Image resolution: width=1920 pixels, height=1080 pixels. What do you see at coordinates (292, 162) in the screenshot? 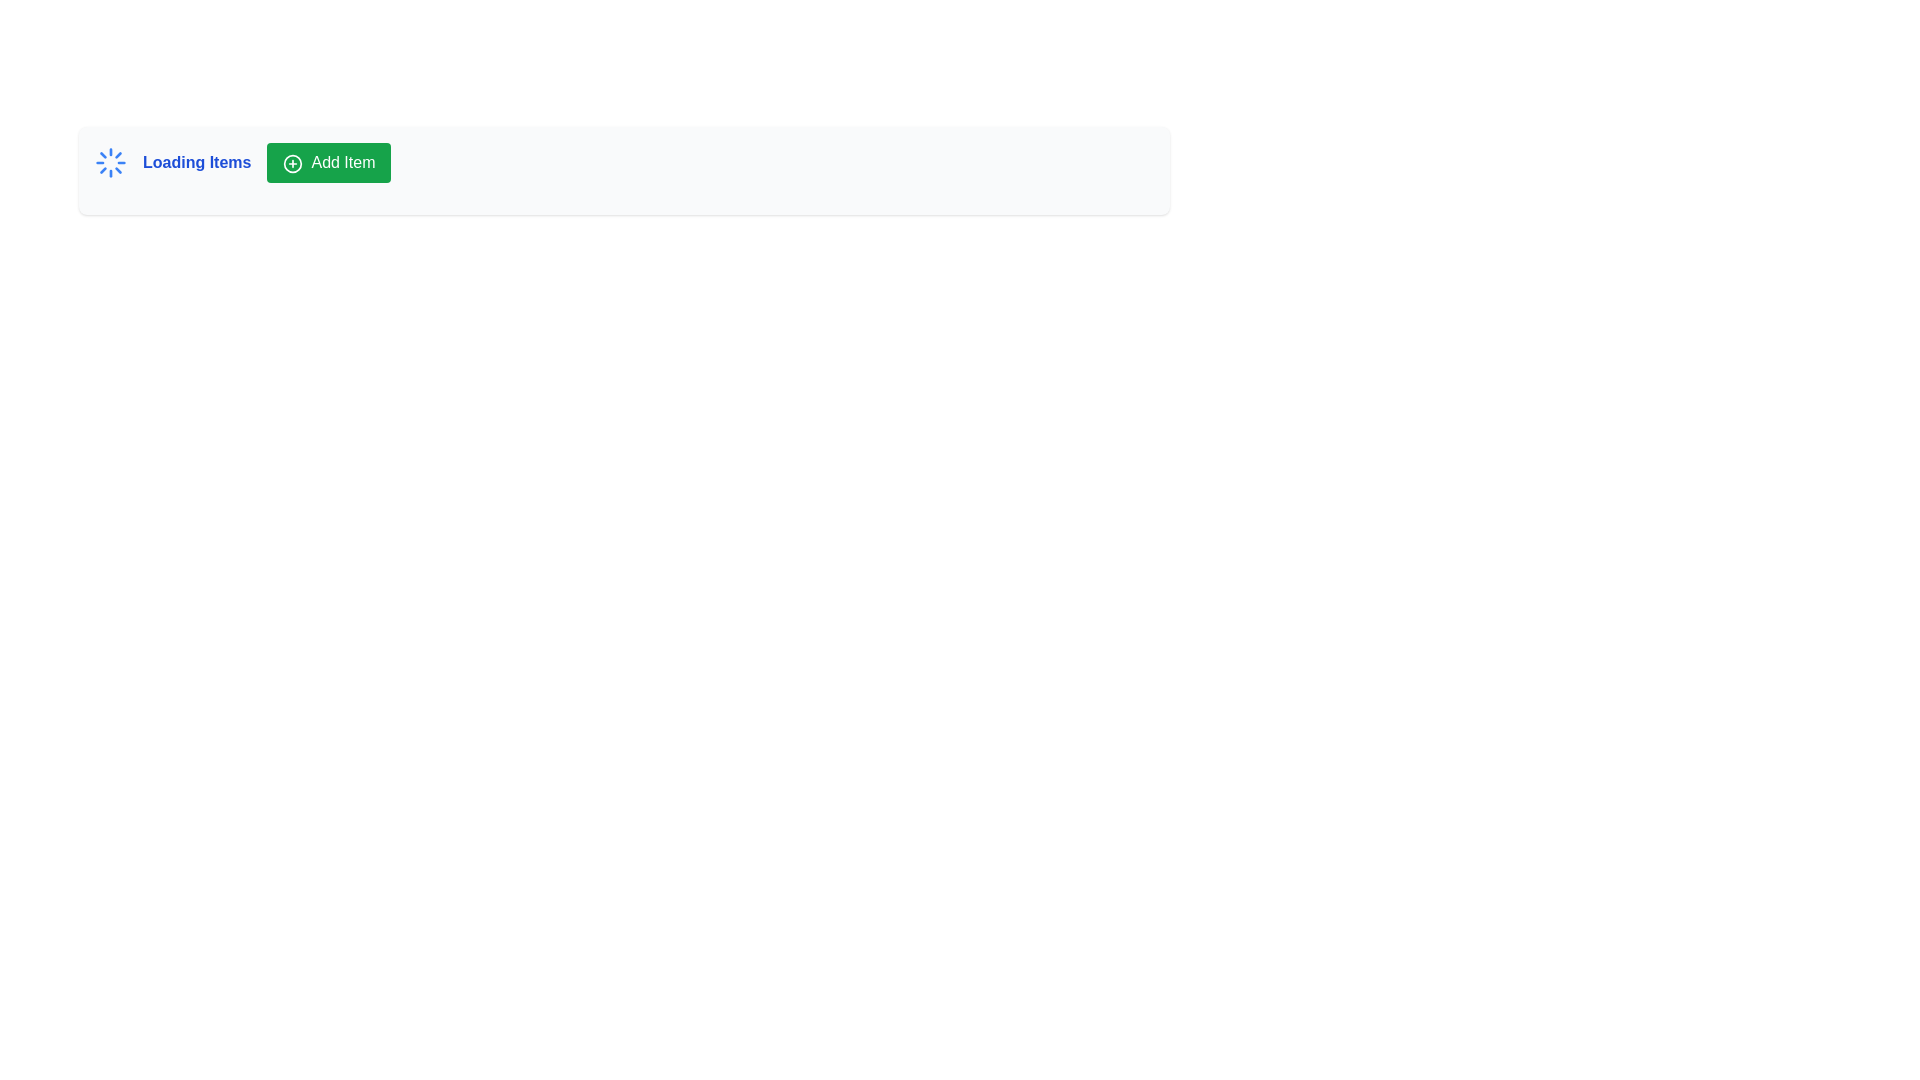
I see `the plus sign icon inside the green circle of the 'Add Item' button, which is located on the right side of the horizontal interface` at bounding box center [292, 162].